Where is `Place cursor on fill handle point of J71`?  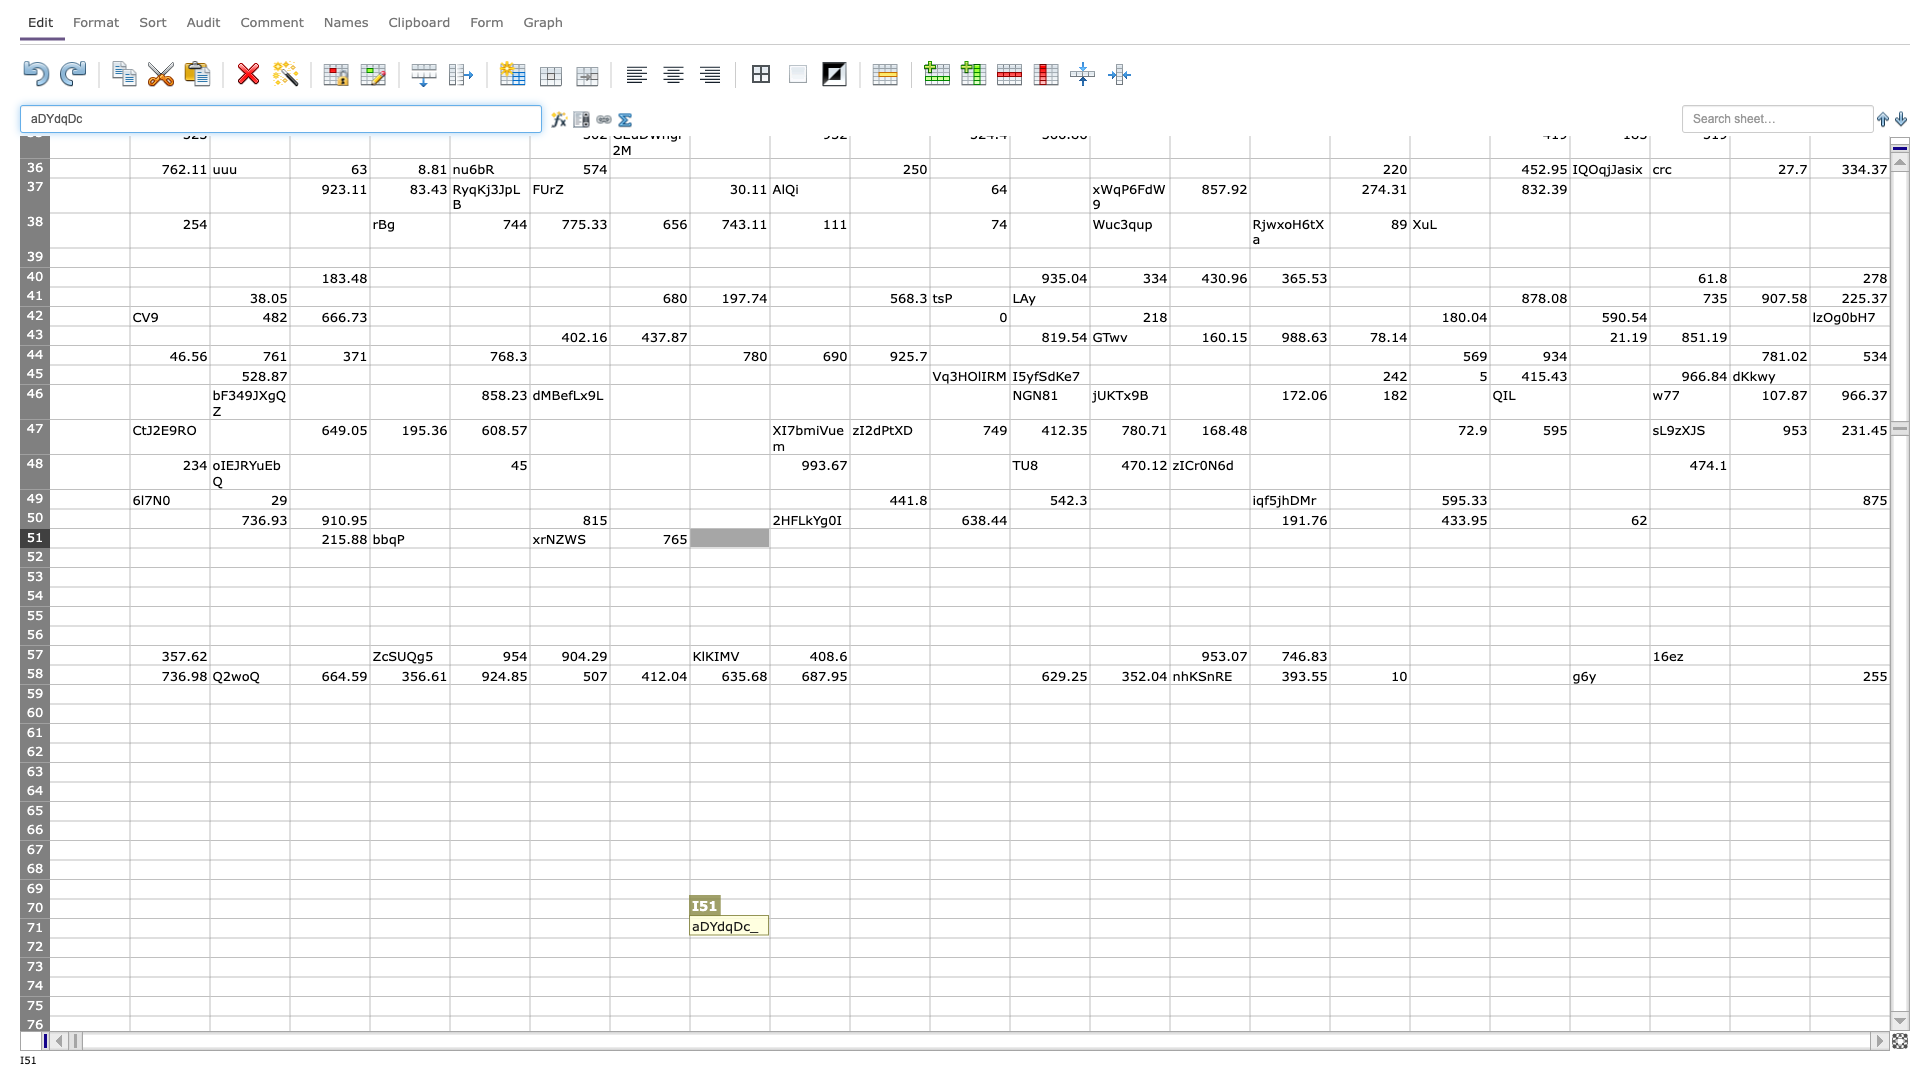
Place cursor on fill handle point of J71 is located at coordinates (849, 937).